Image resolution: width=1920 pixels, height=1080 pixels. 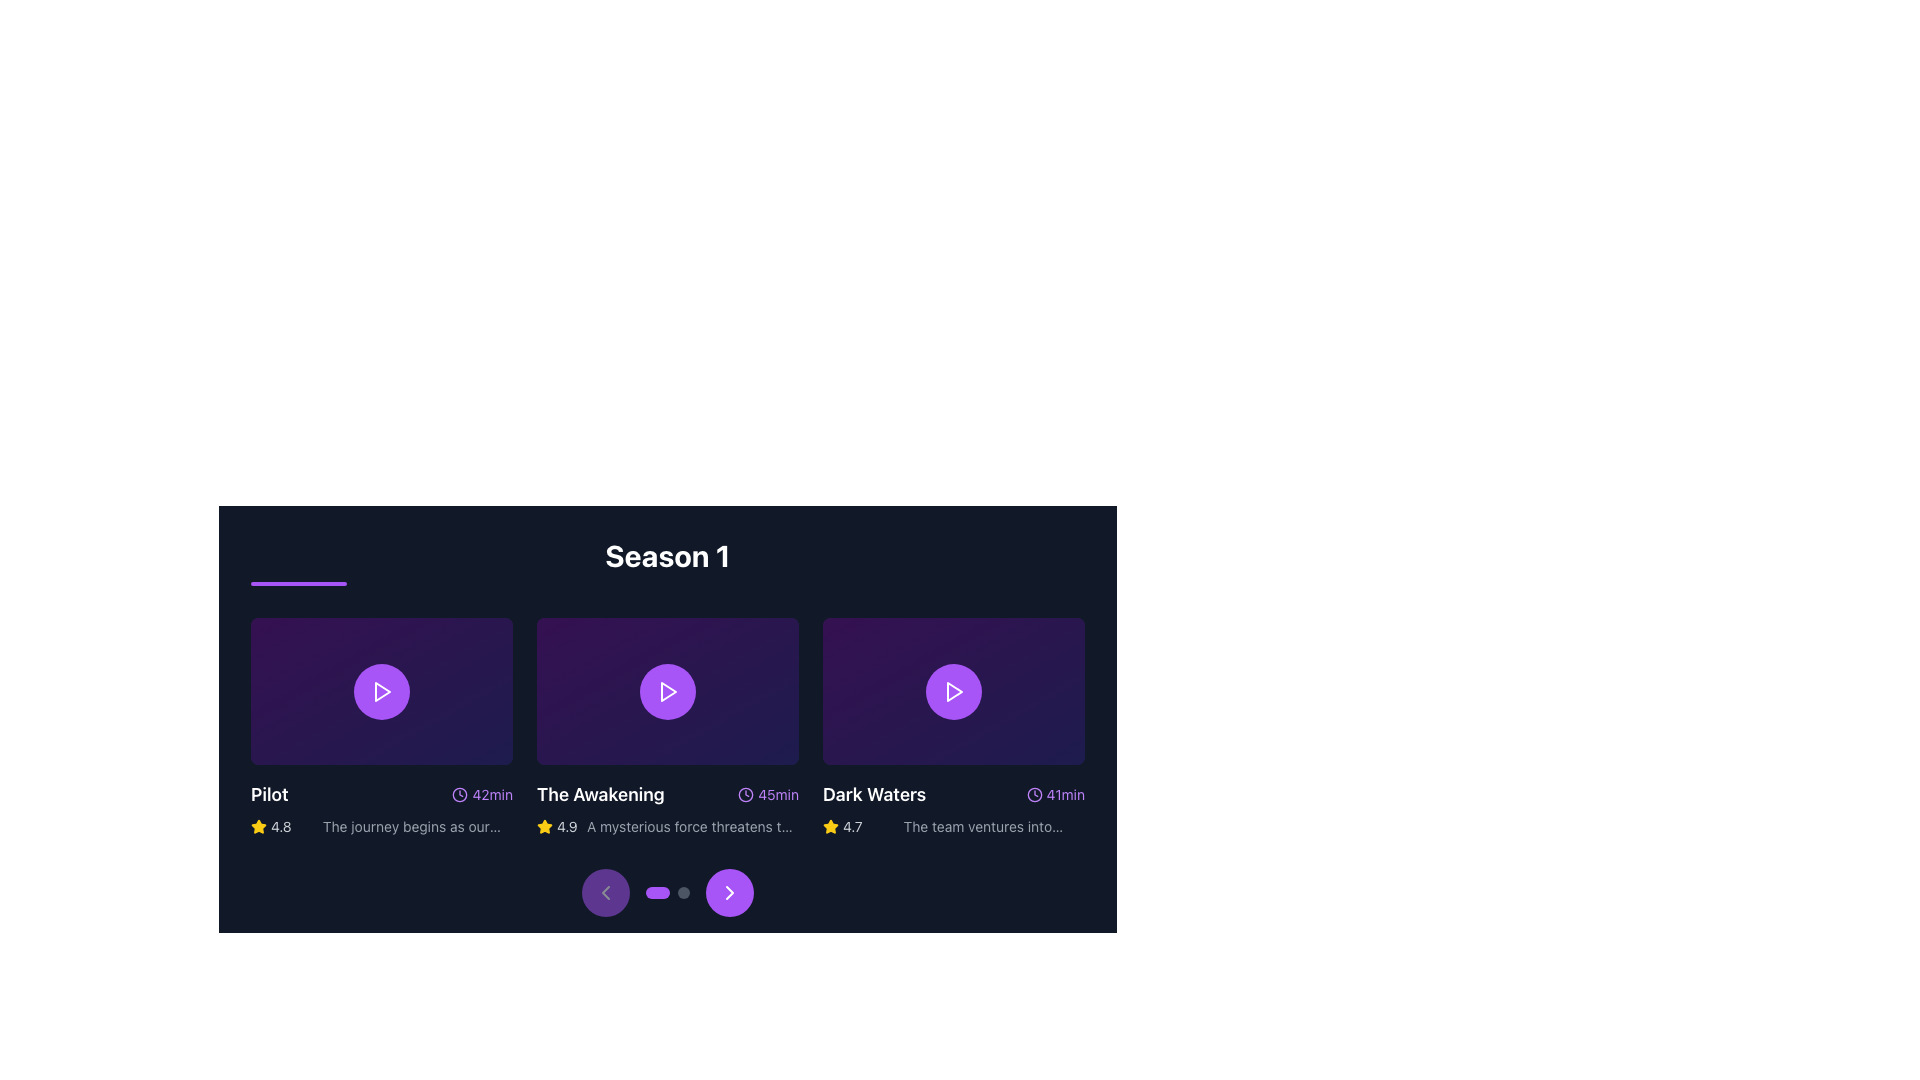 What do you see at coordinates (599, 794) in the screenshot?
I see `the text label titled 'The Awakening', which is styled in white bold font and located on a dark background, positioned to the left of the runtime indication` at bounding box center [599, 794].